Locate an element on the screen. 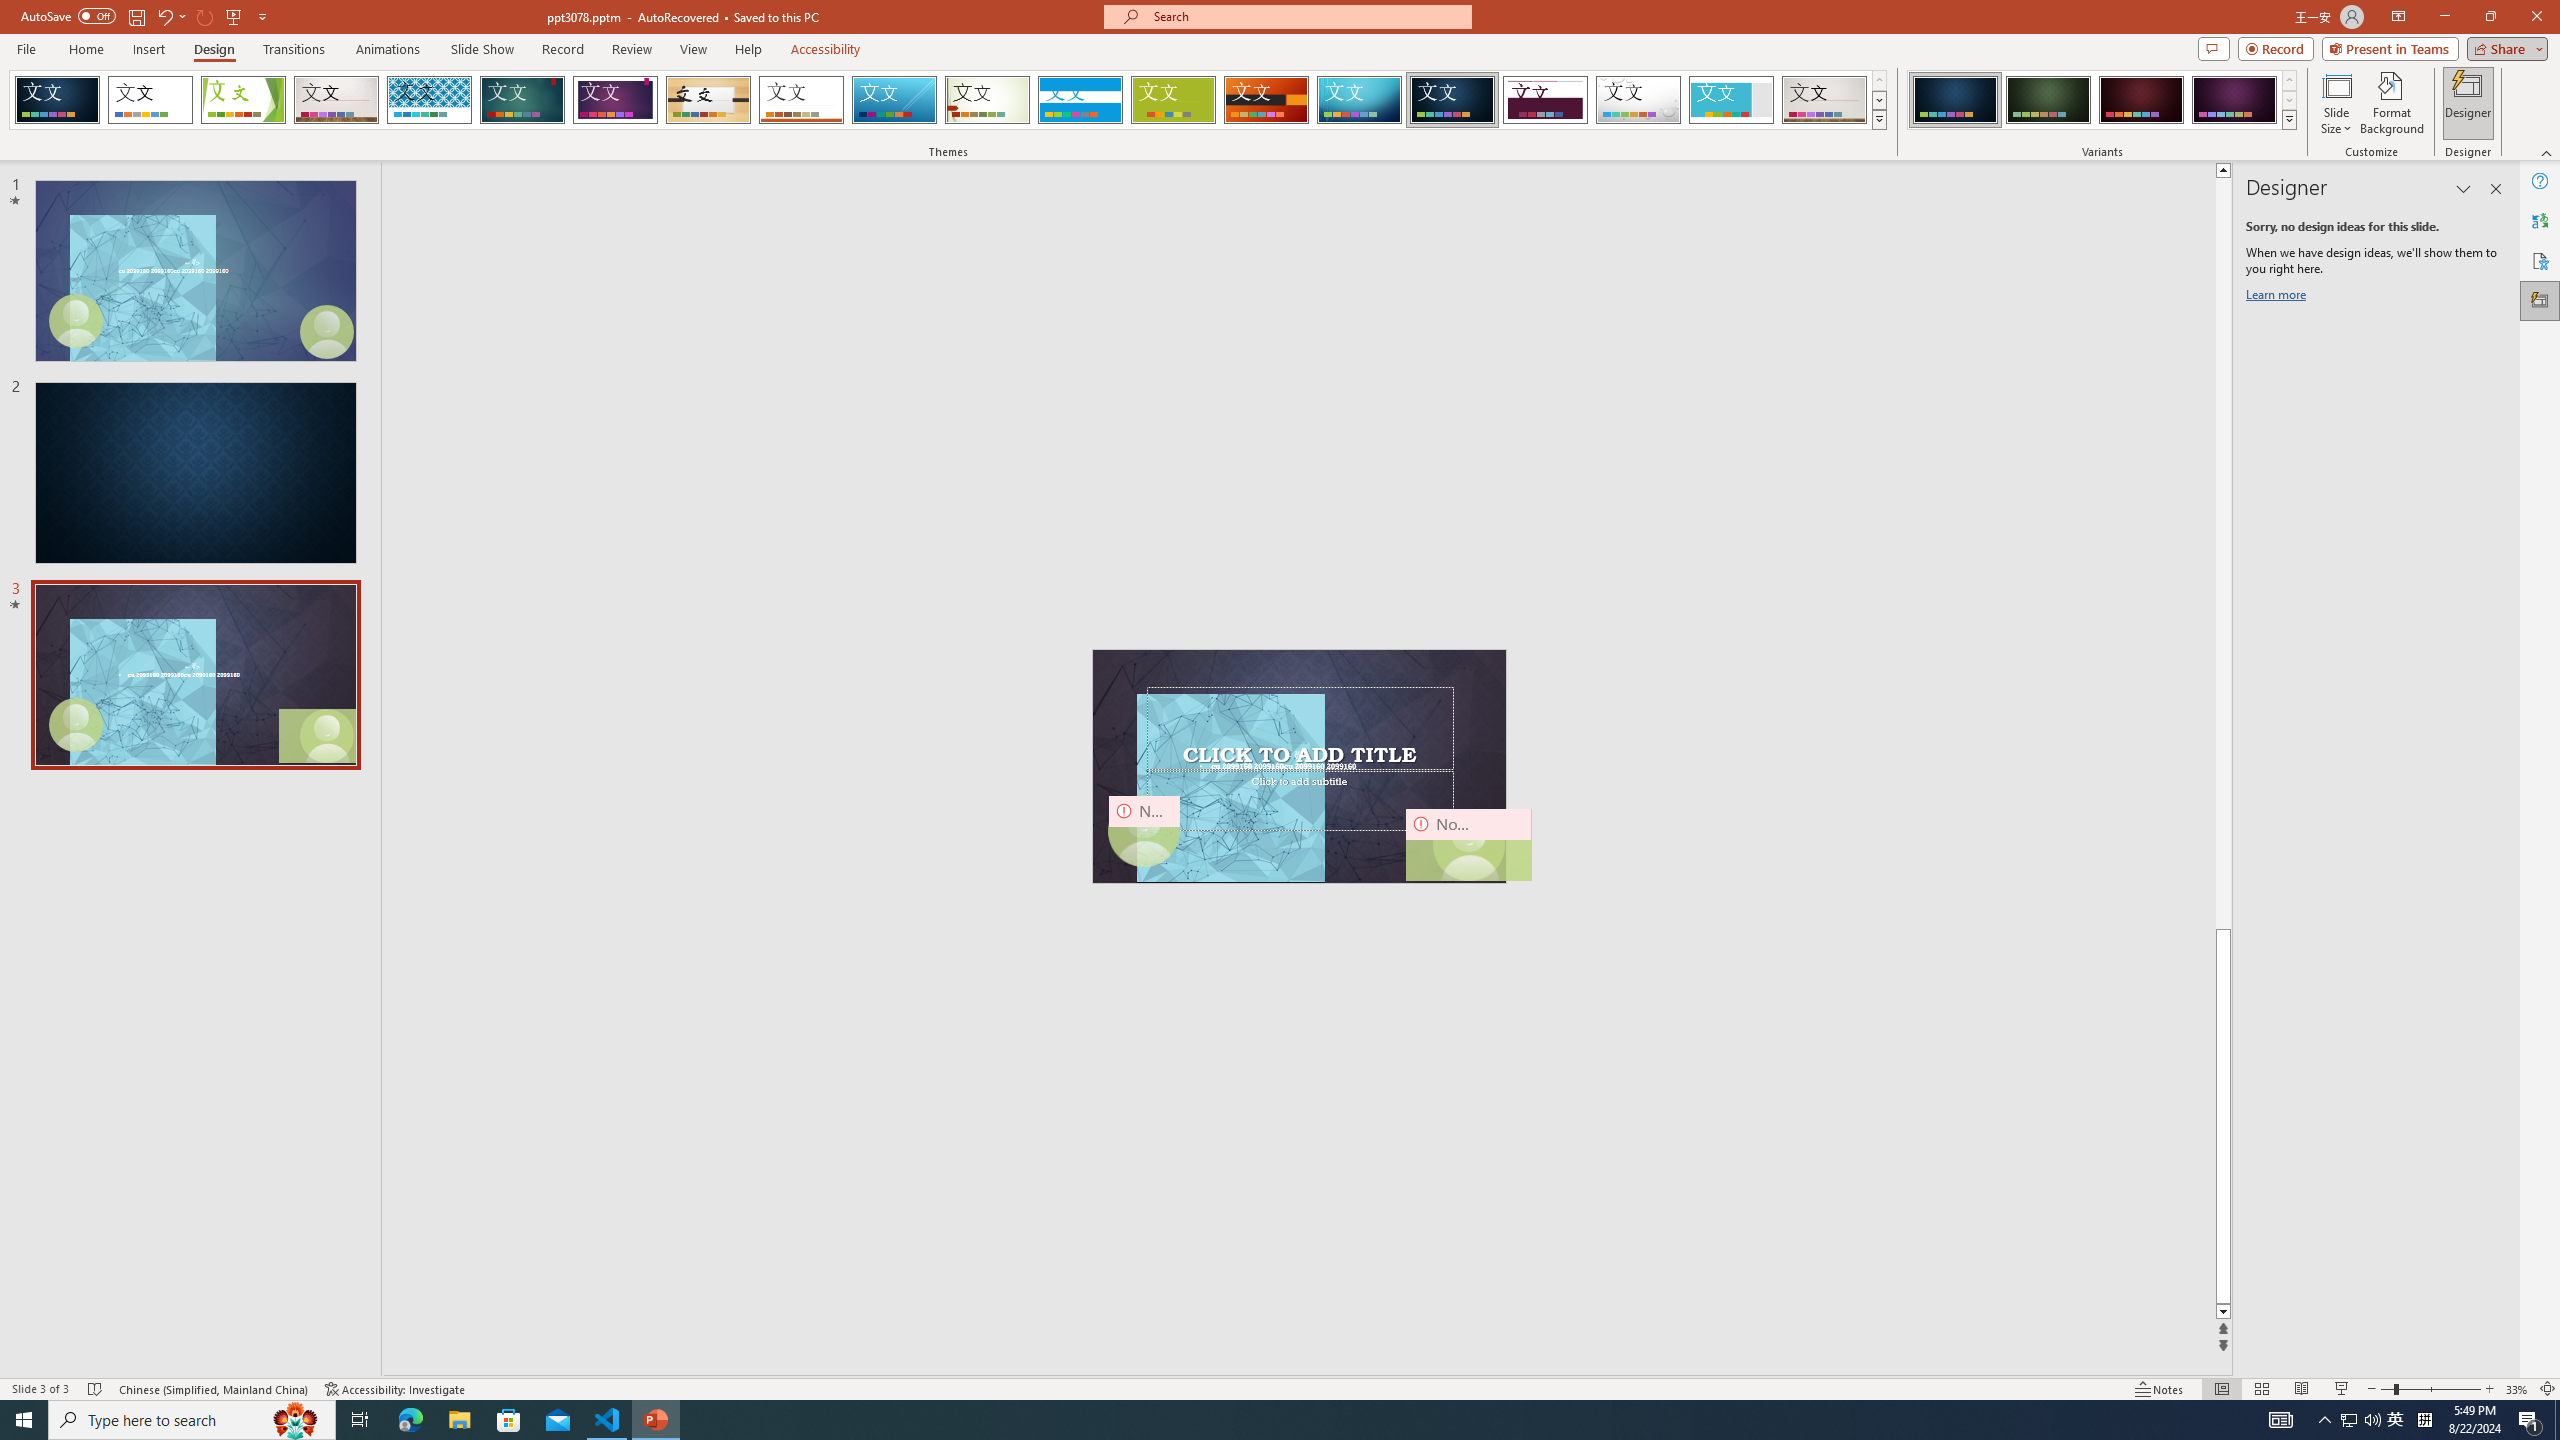 The image size is (2560, 1440). 'TextBox 61' is located at coordinates (1296, 766).